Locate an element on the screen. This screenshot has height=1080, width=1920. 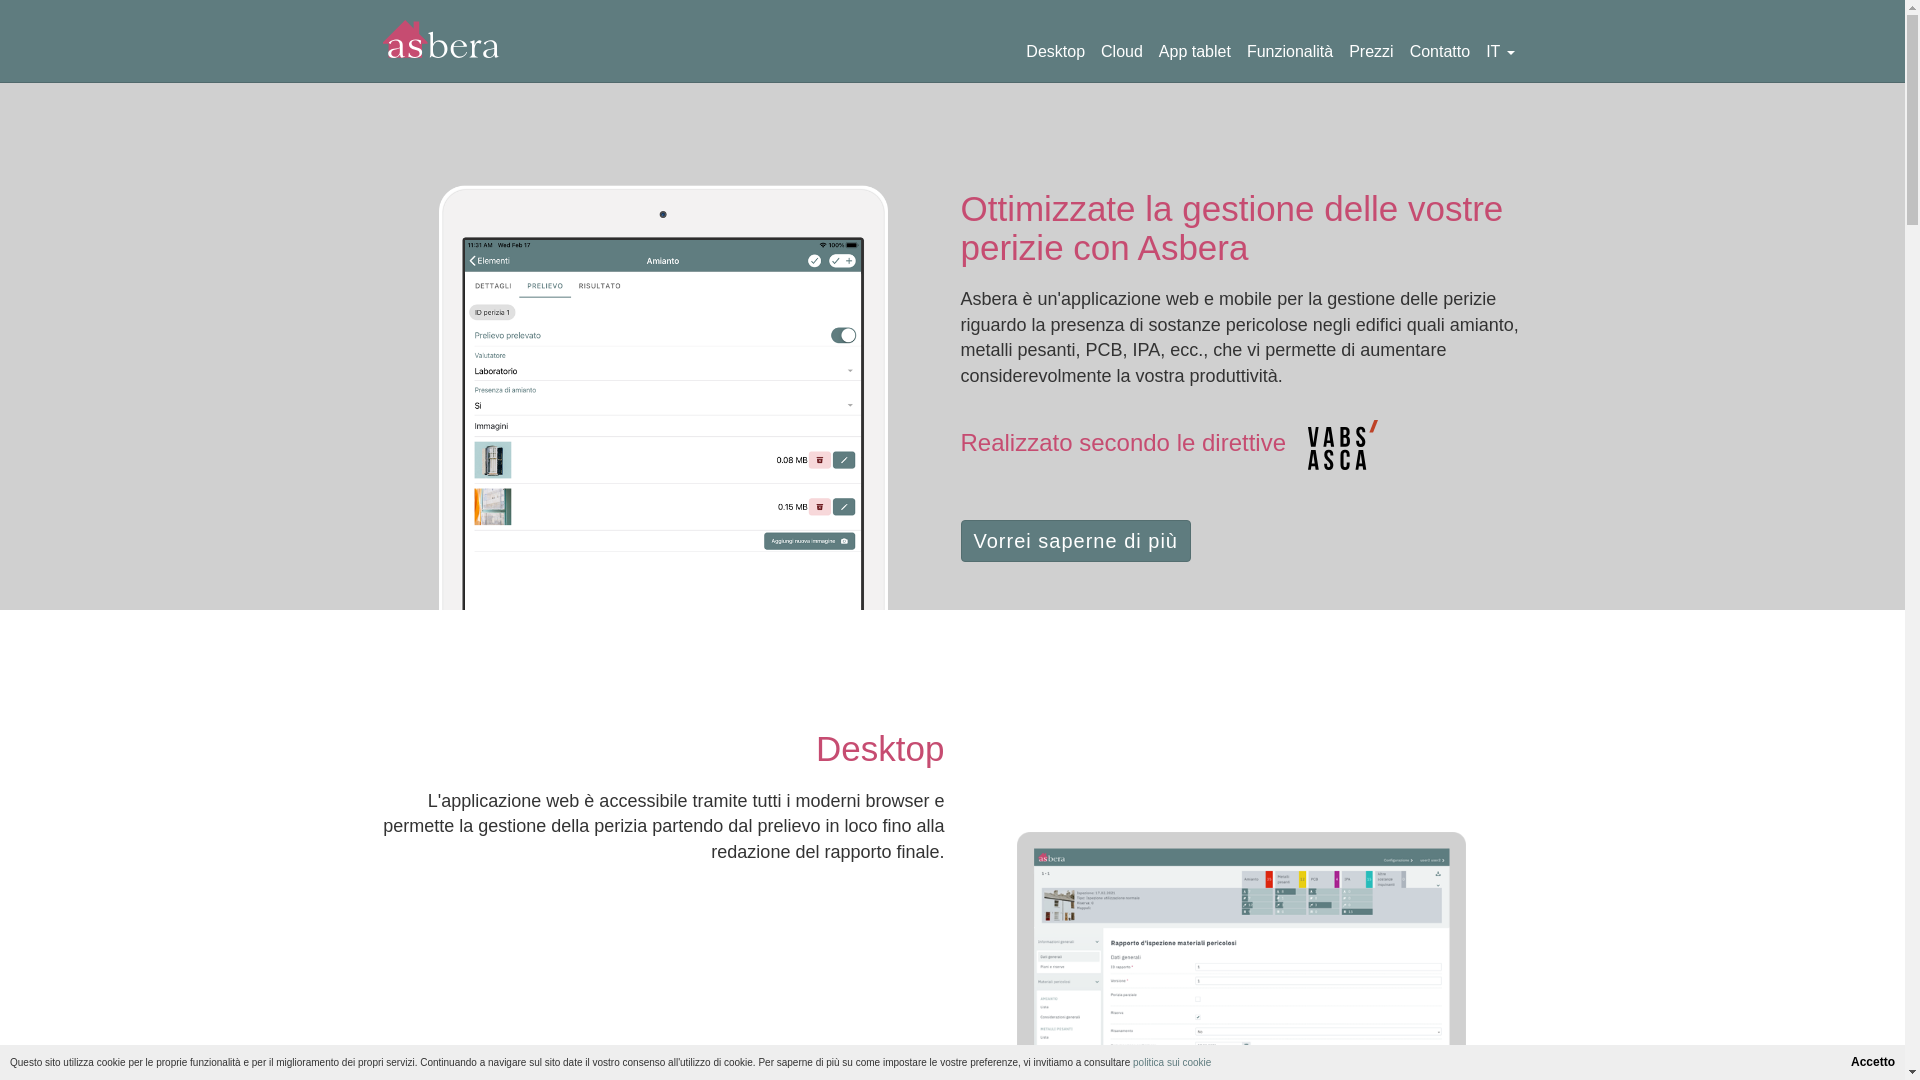
'Prezzi' is located at coordinates (1370, 44).